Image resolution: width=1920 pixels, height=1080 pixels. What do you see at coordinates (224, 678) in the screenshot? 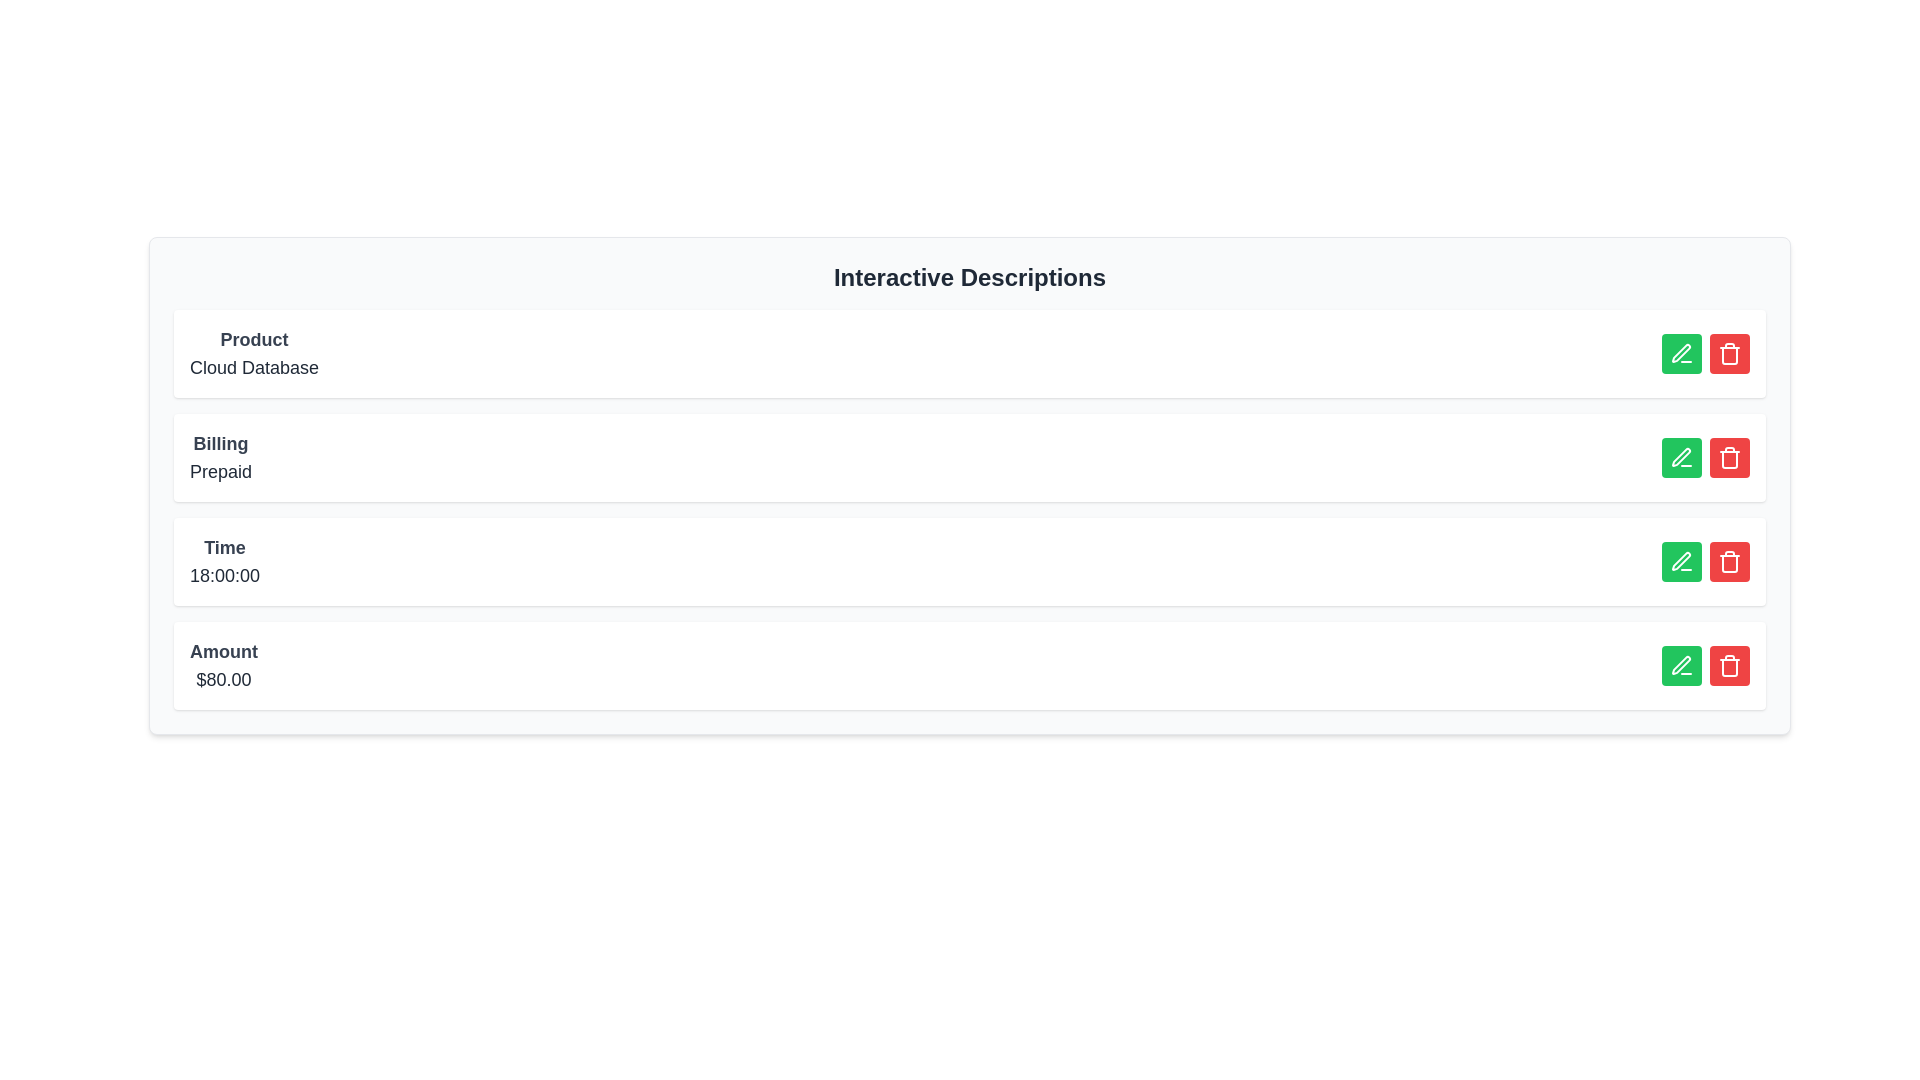
I see `the static text element displaying the monetary amount '$80.00', which is located in the lower-right corner of the 'Amount' section` at bounding box center [224, 678].